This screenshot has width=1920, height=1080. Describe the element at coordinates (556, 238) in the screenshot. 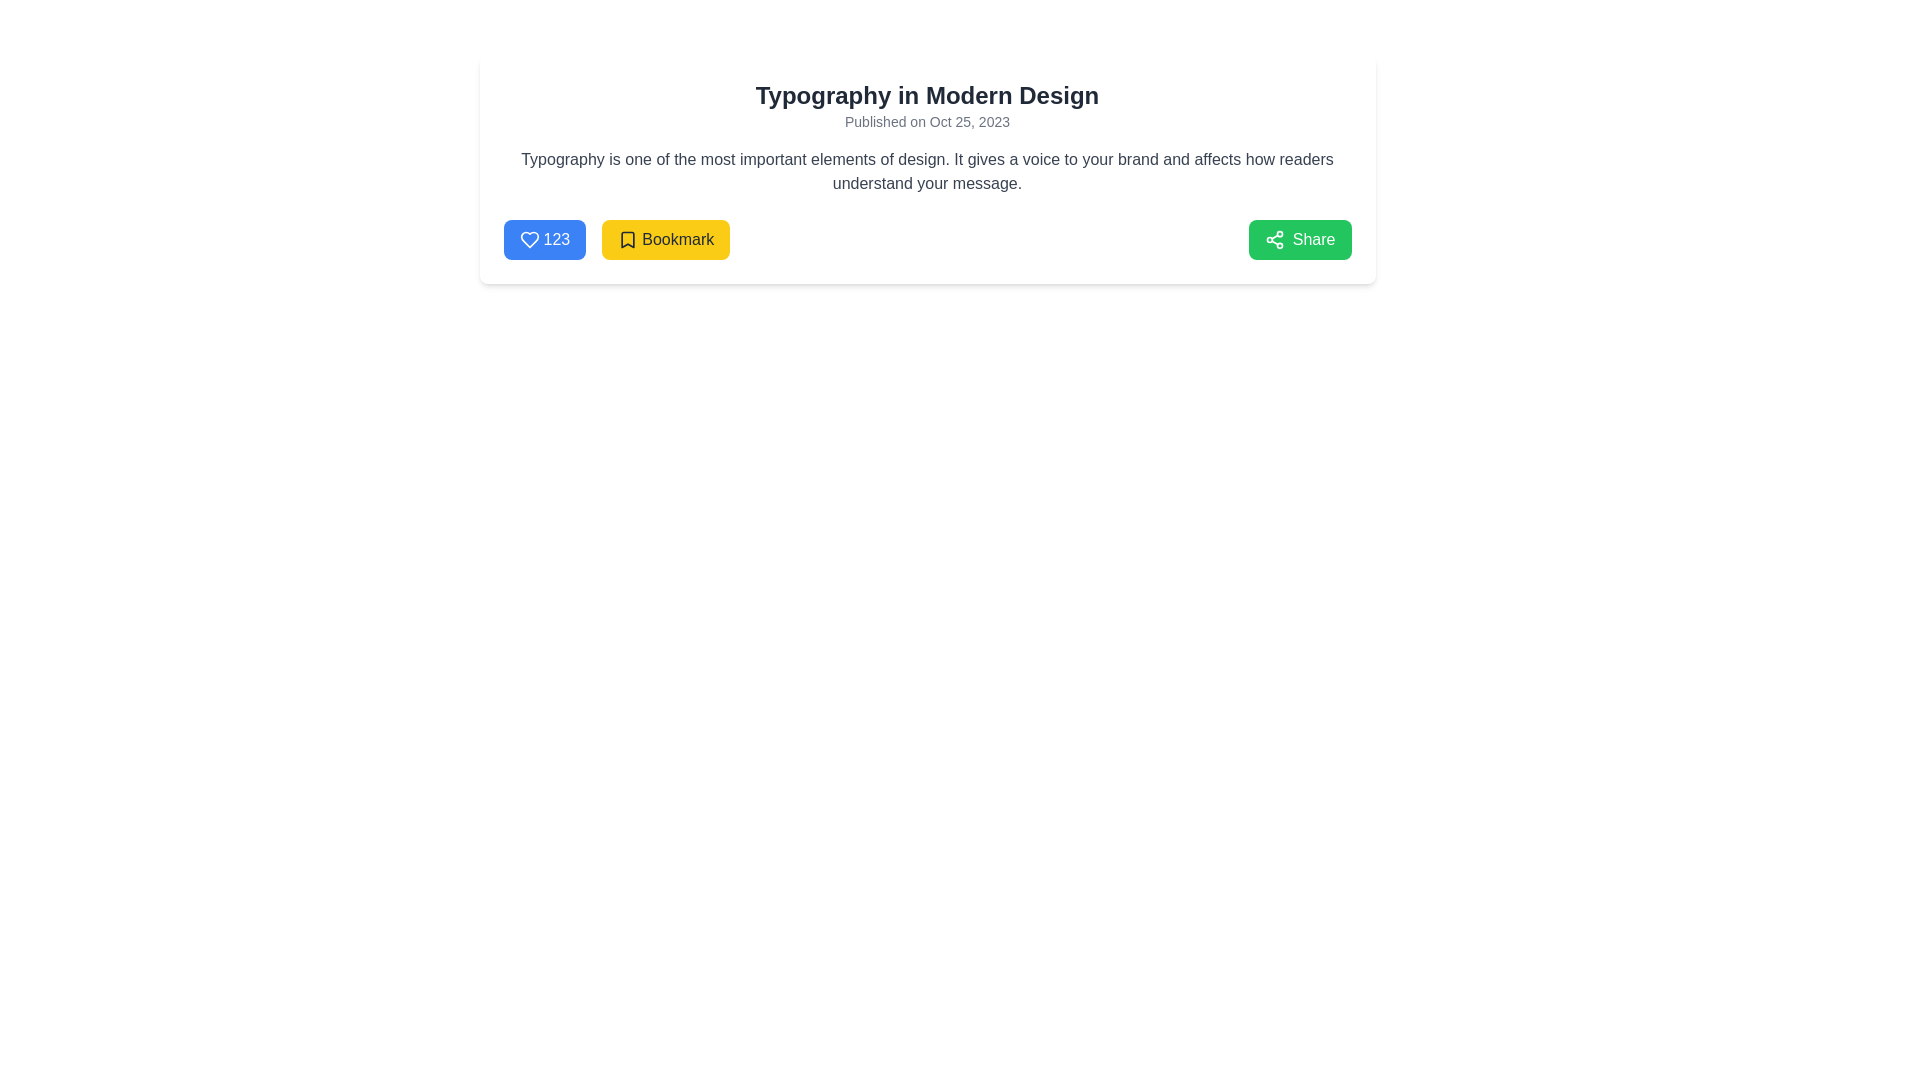

I see `the text label displaying '123' in white text, which is part of a blue button with rounded corners, located to the left of a yellow bookmark button` at that location.